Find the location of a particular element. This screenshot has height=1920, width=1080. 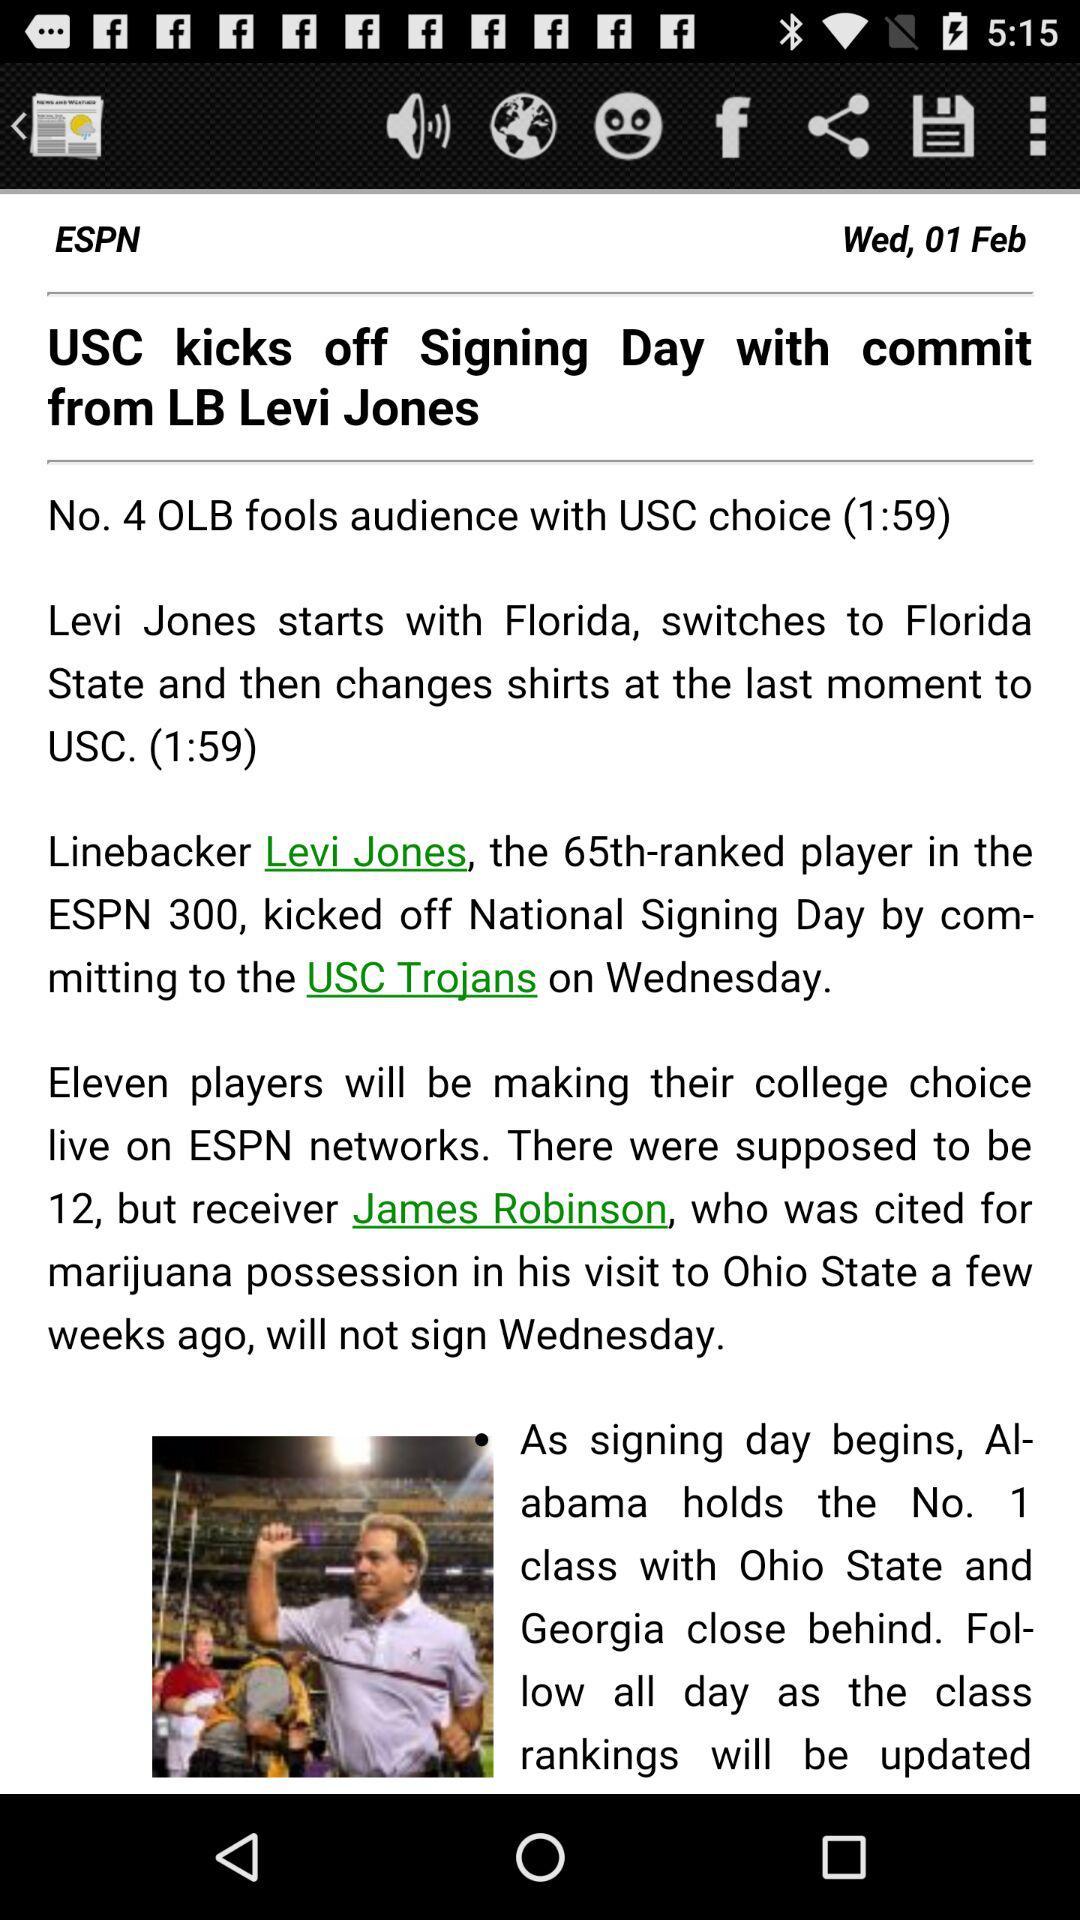

the save icon is located at coordinates (943, 133).